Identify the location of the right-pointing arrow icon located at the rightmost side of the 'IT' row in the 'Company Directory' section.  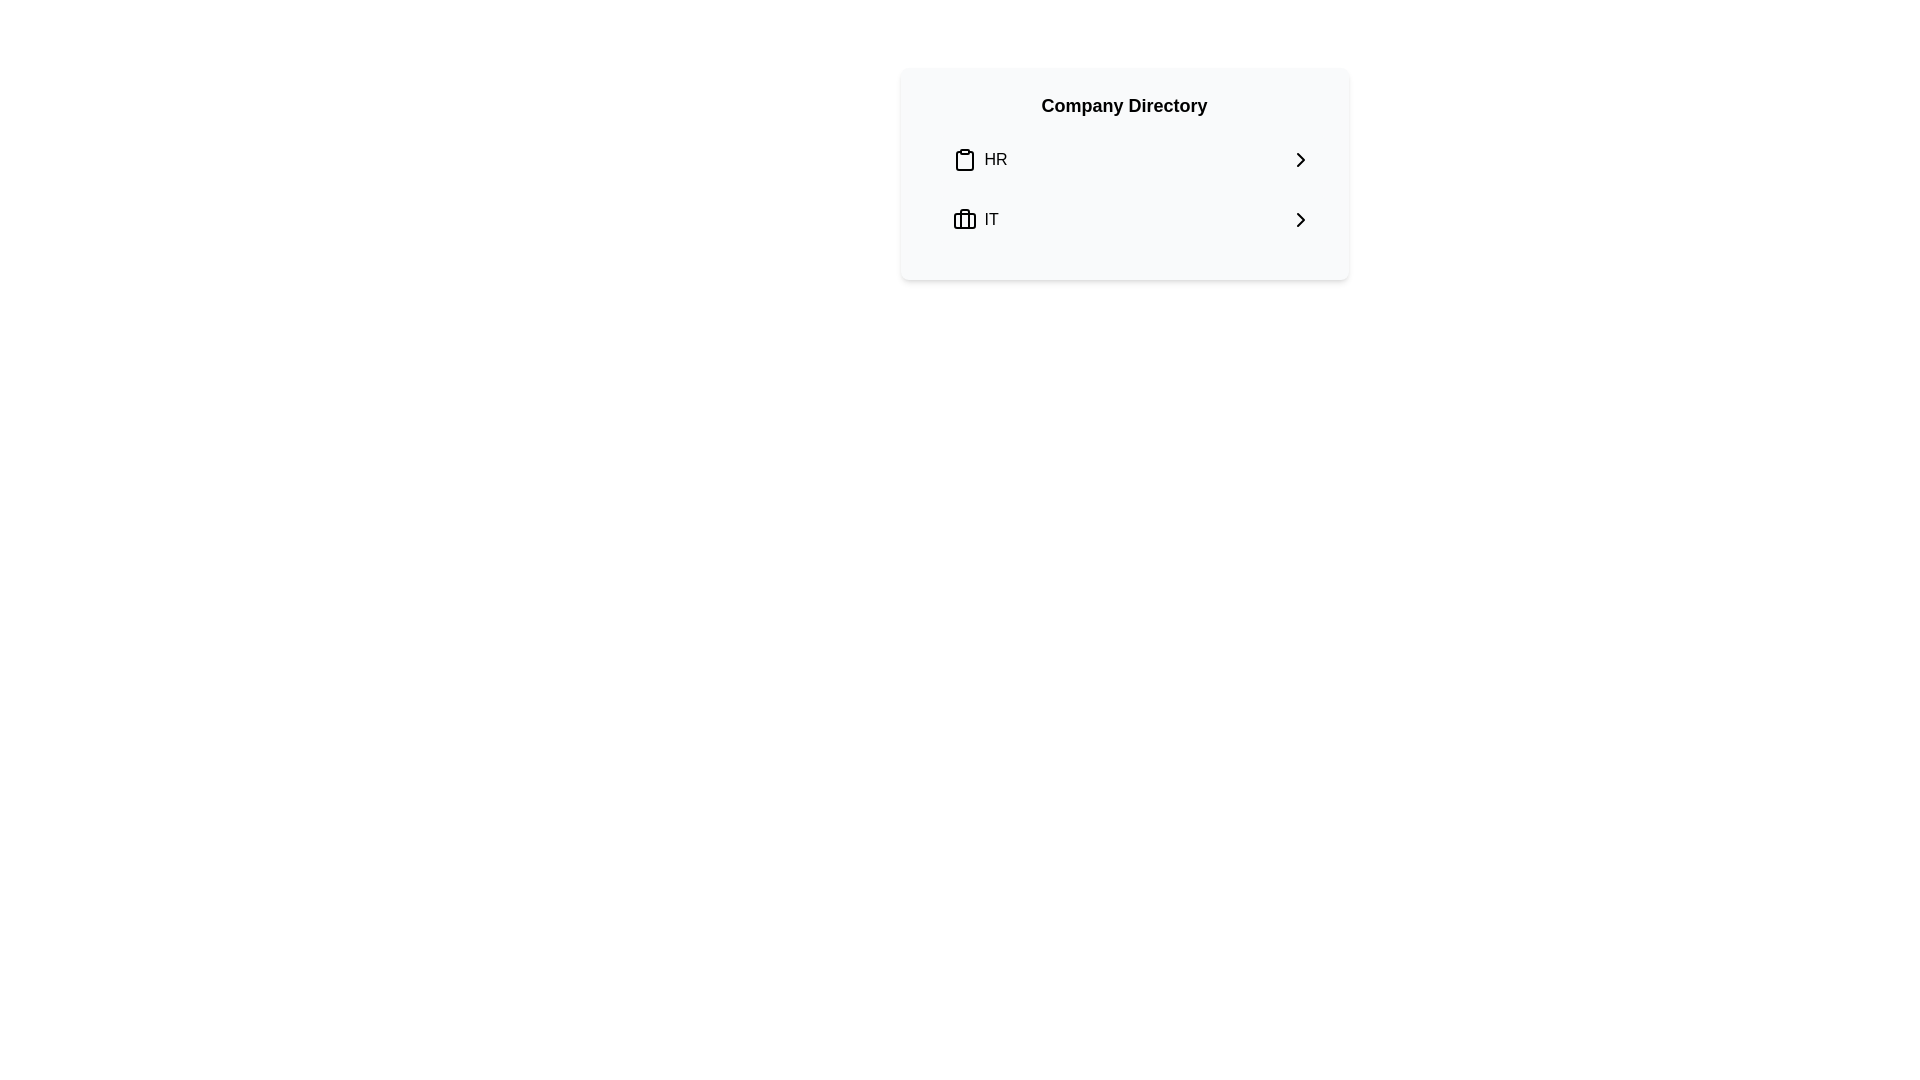
(1300, 219).